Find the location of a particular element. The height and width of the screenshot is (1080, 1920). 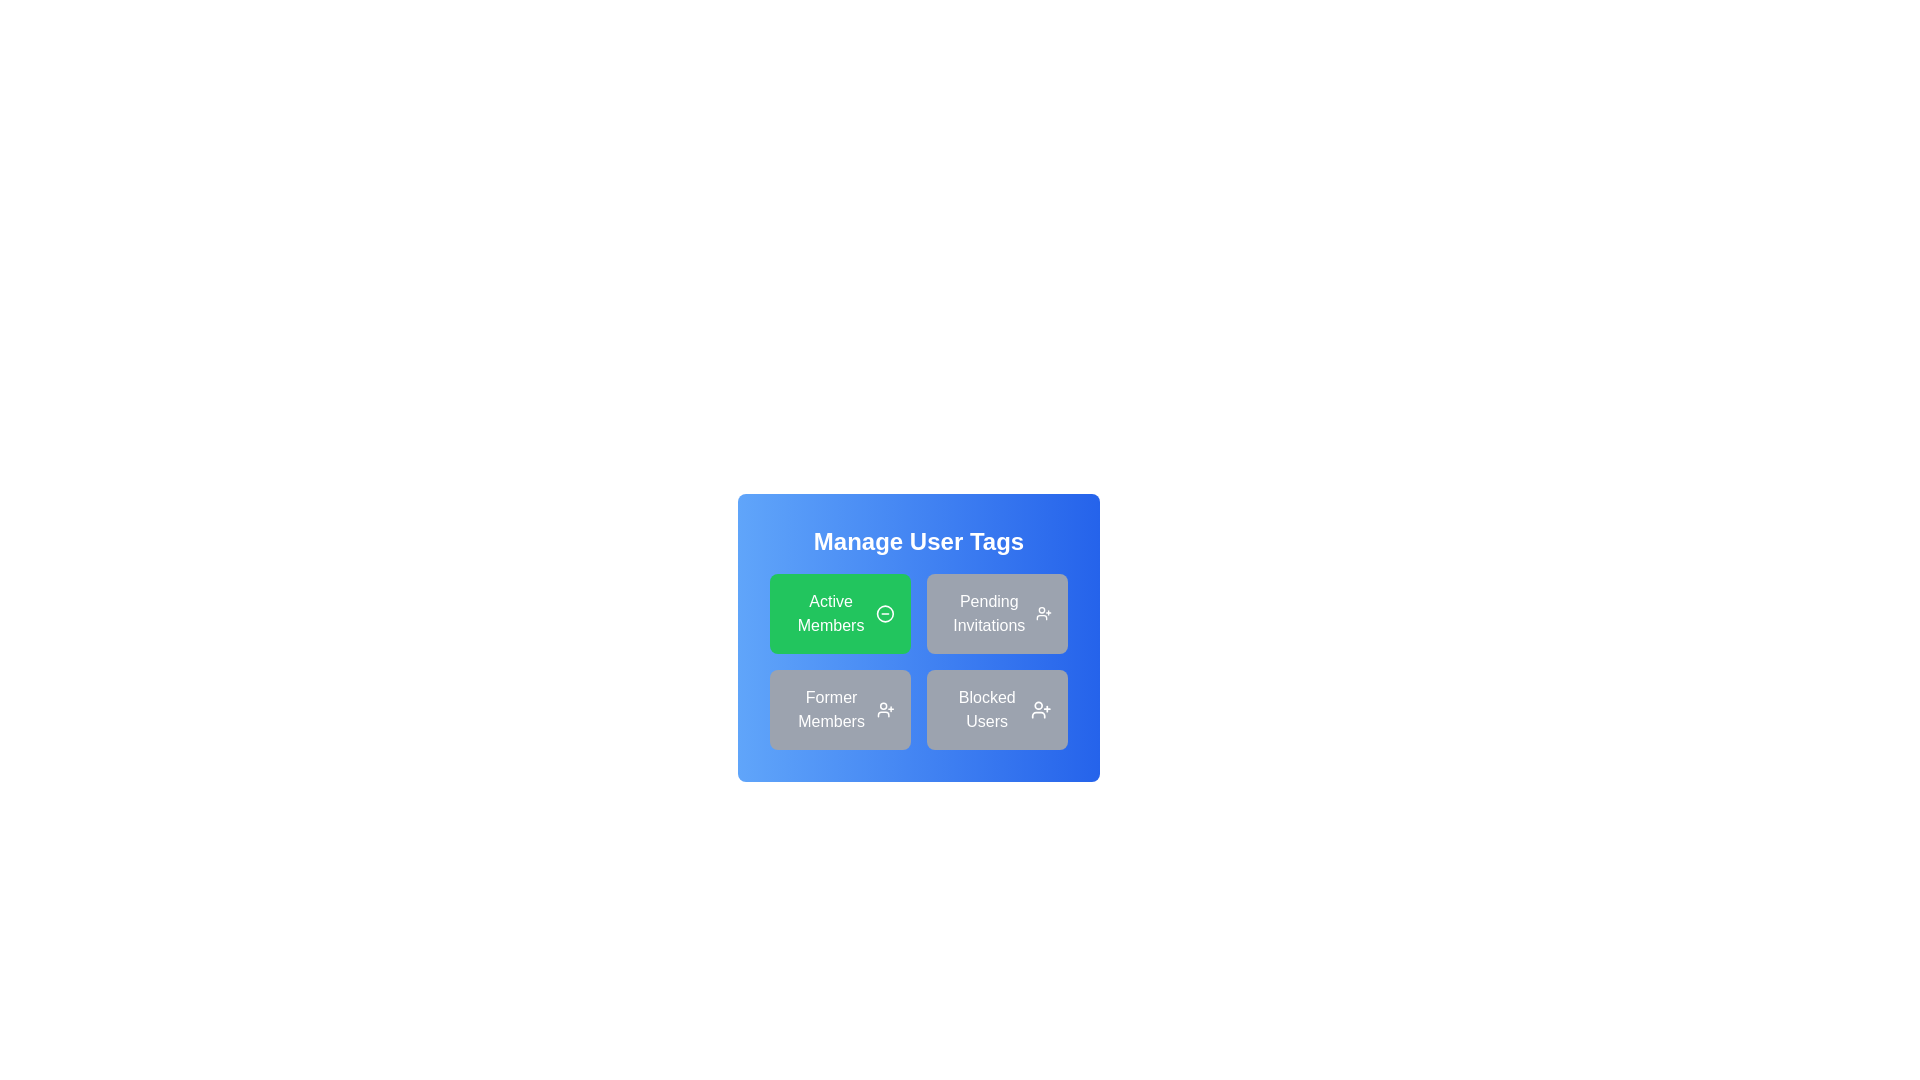

the 'Active Members' button, which features a green background, rounded corners, and white text with a minus icon, located in the top-left corner of the grid under 'Manage User Tags' is located at coordinates (840, 612).